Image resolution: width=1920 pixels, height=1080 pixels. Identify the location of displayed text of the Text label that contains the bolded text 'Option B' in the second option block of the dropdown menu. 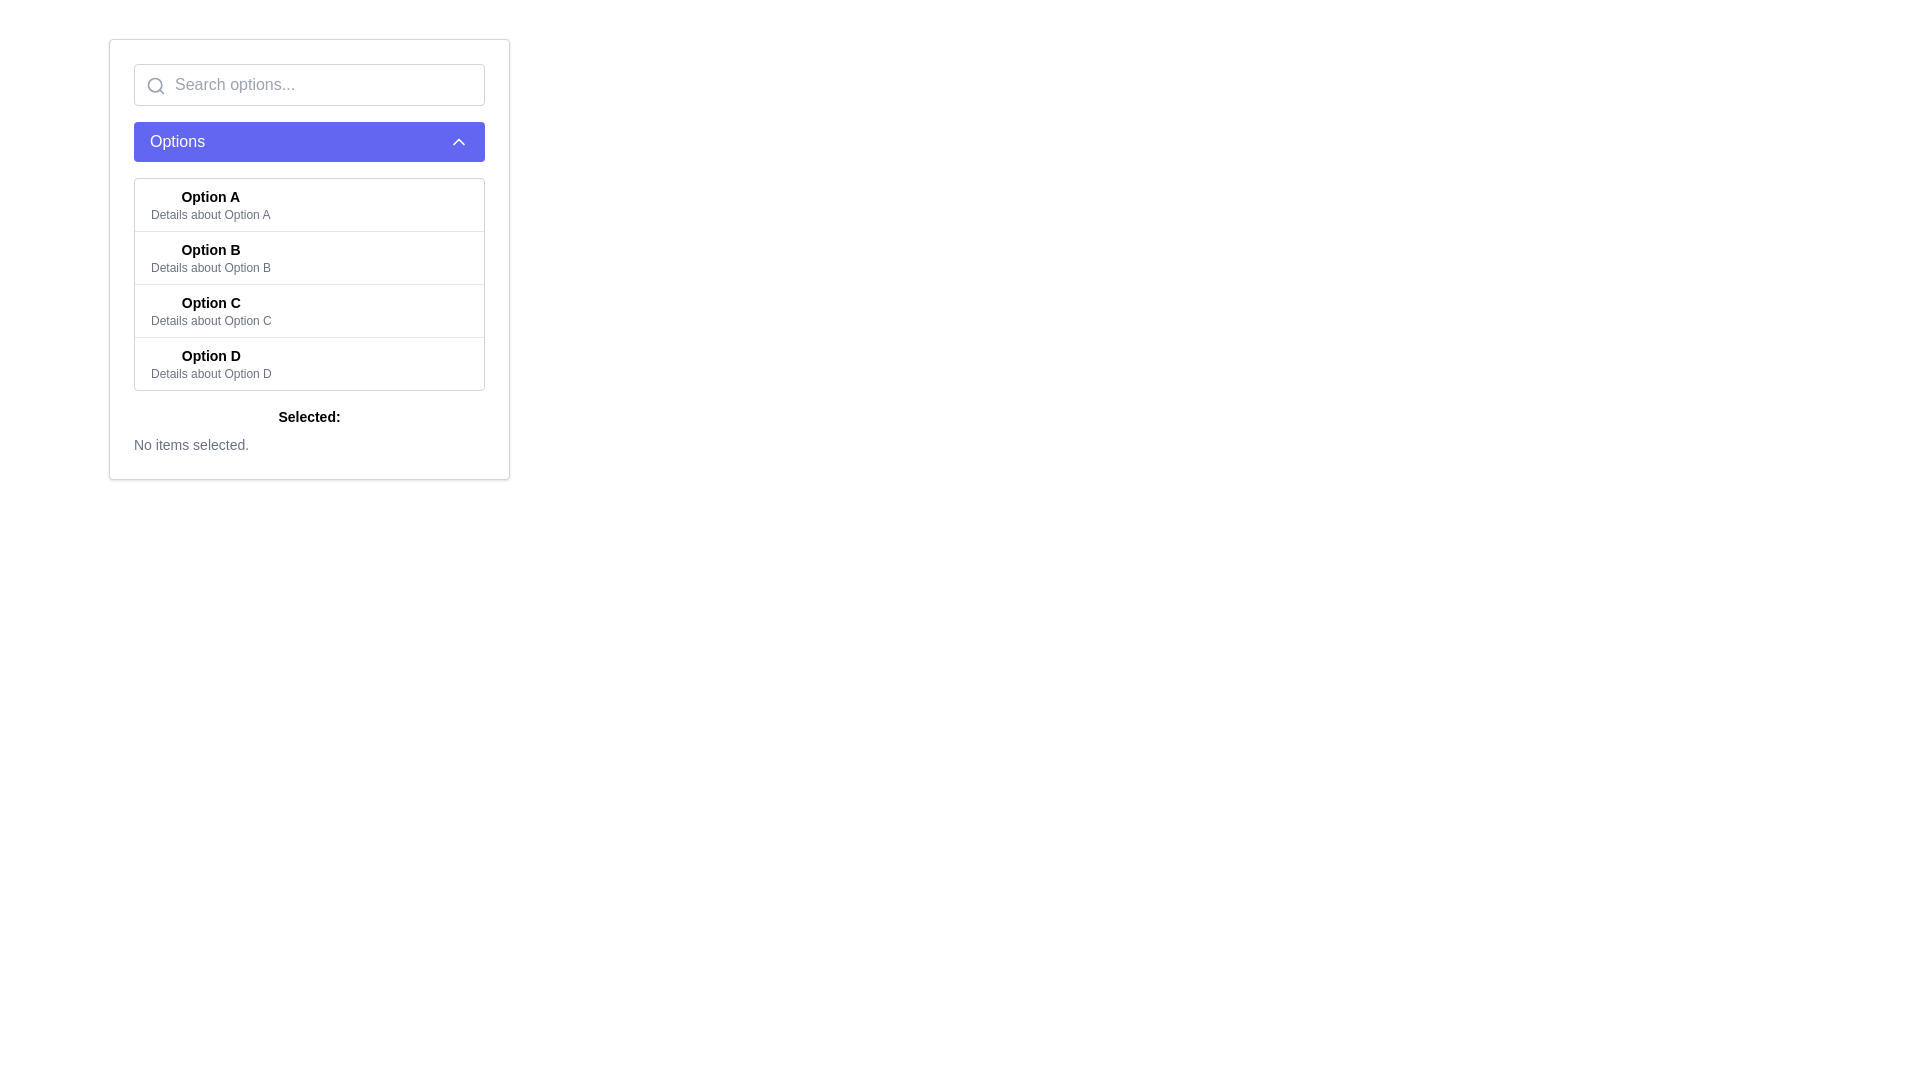
(211, 249).